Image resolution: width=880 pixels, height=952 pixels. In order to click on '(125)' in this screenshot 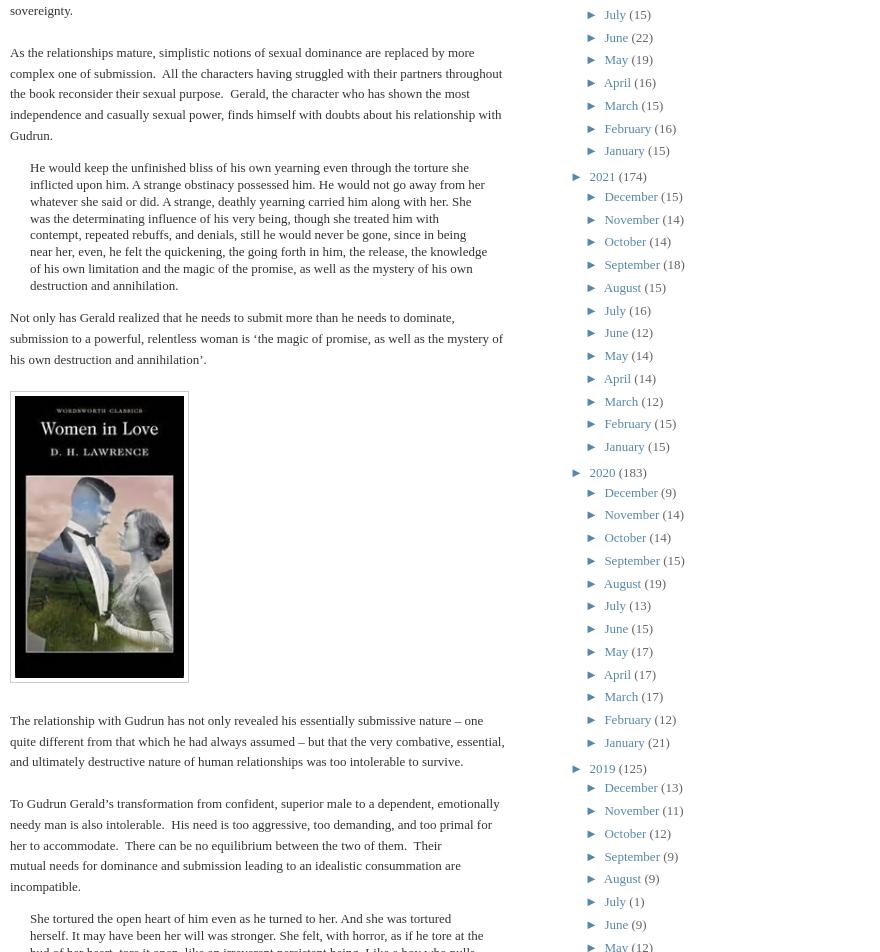, I will do `click(617, 767)`.